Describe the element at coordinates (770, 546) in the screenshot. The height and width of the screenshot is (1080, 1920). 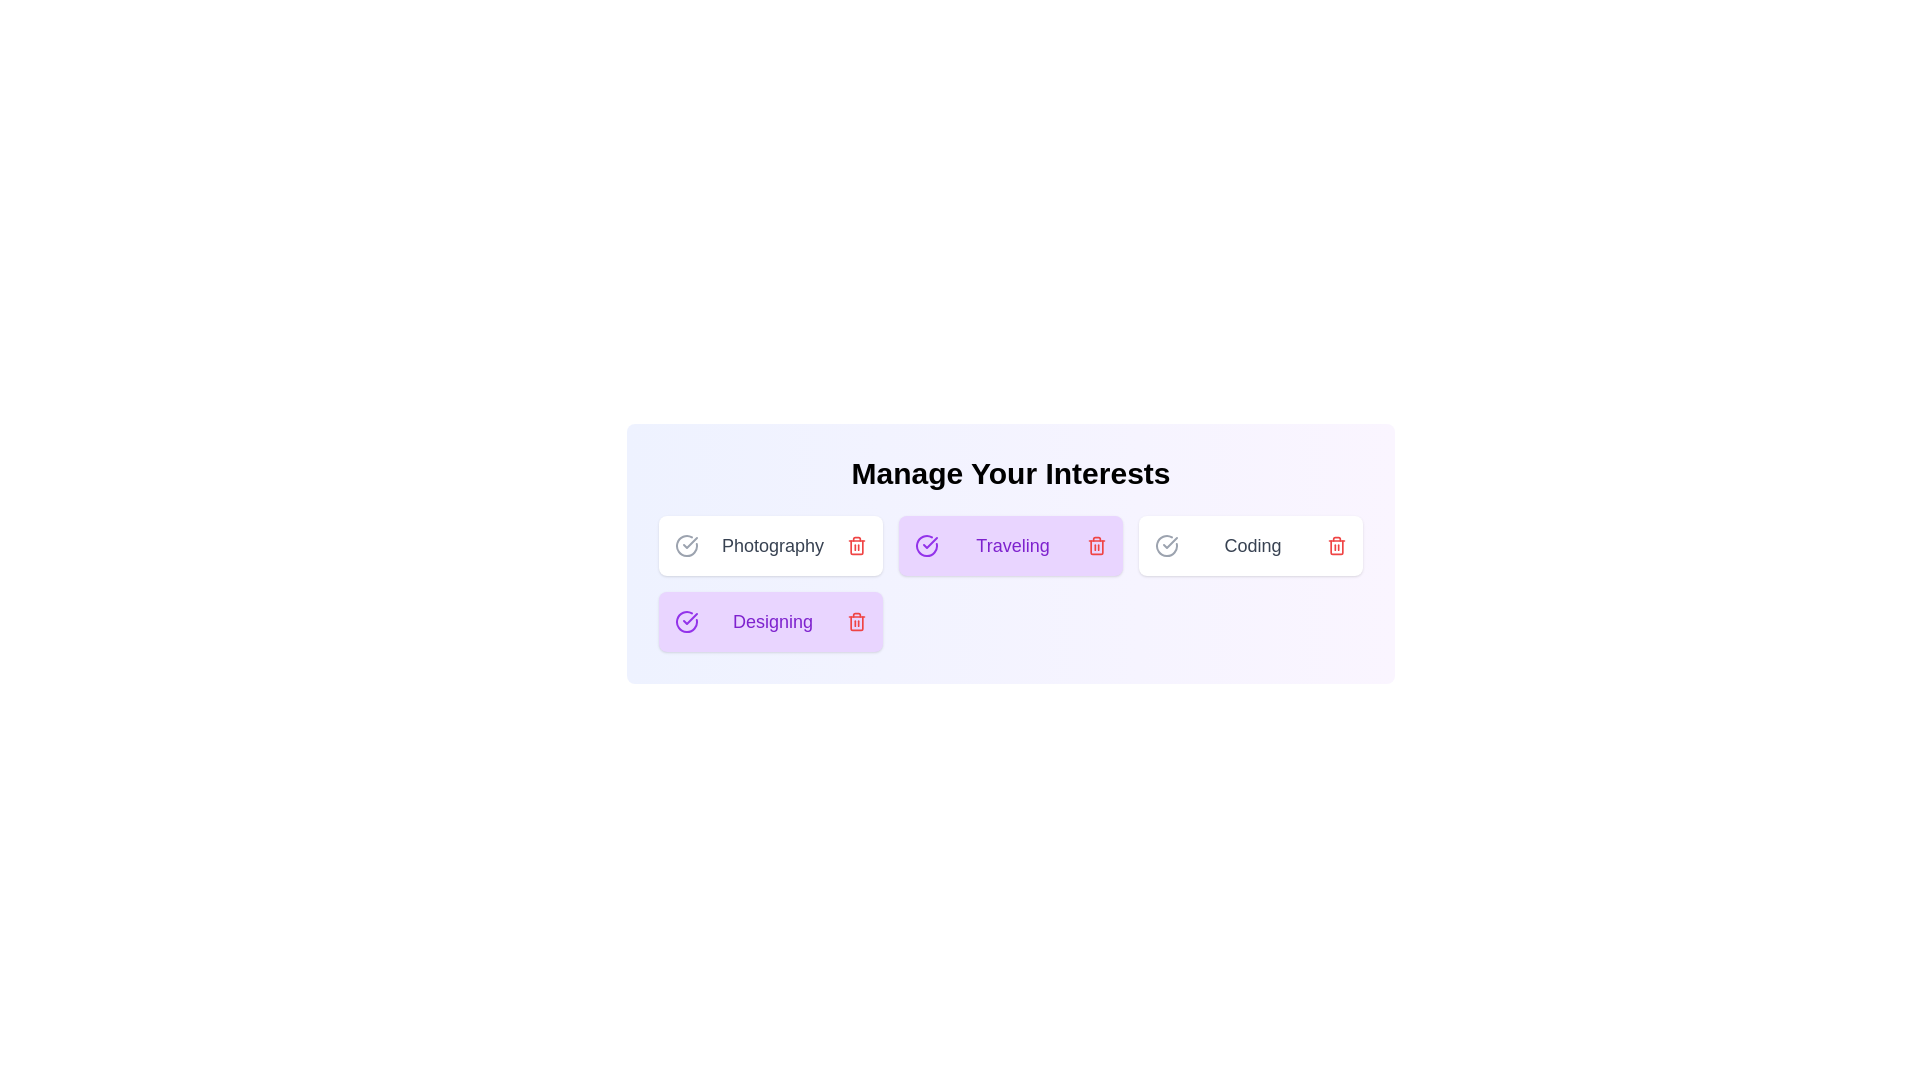
I see `the chip labeled Photography` at that location.